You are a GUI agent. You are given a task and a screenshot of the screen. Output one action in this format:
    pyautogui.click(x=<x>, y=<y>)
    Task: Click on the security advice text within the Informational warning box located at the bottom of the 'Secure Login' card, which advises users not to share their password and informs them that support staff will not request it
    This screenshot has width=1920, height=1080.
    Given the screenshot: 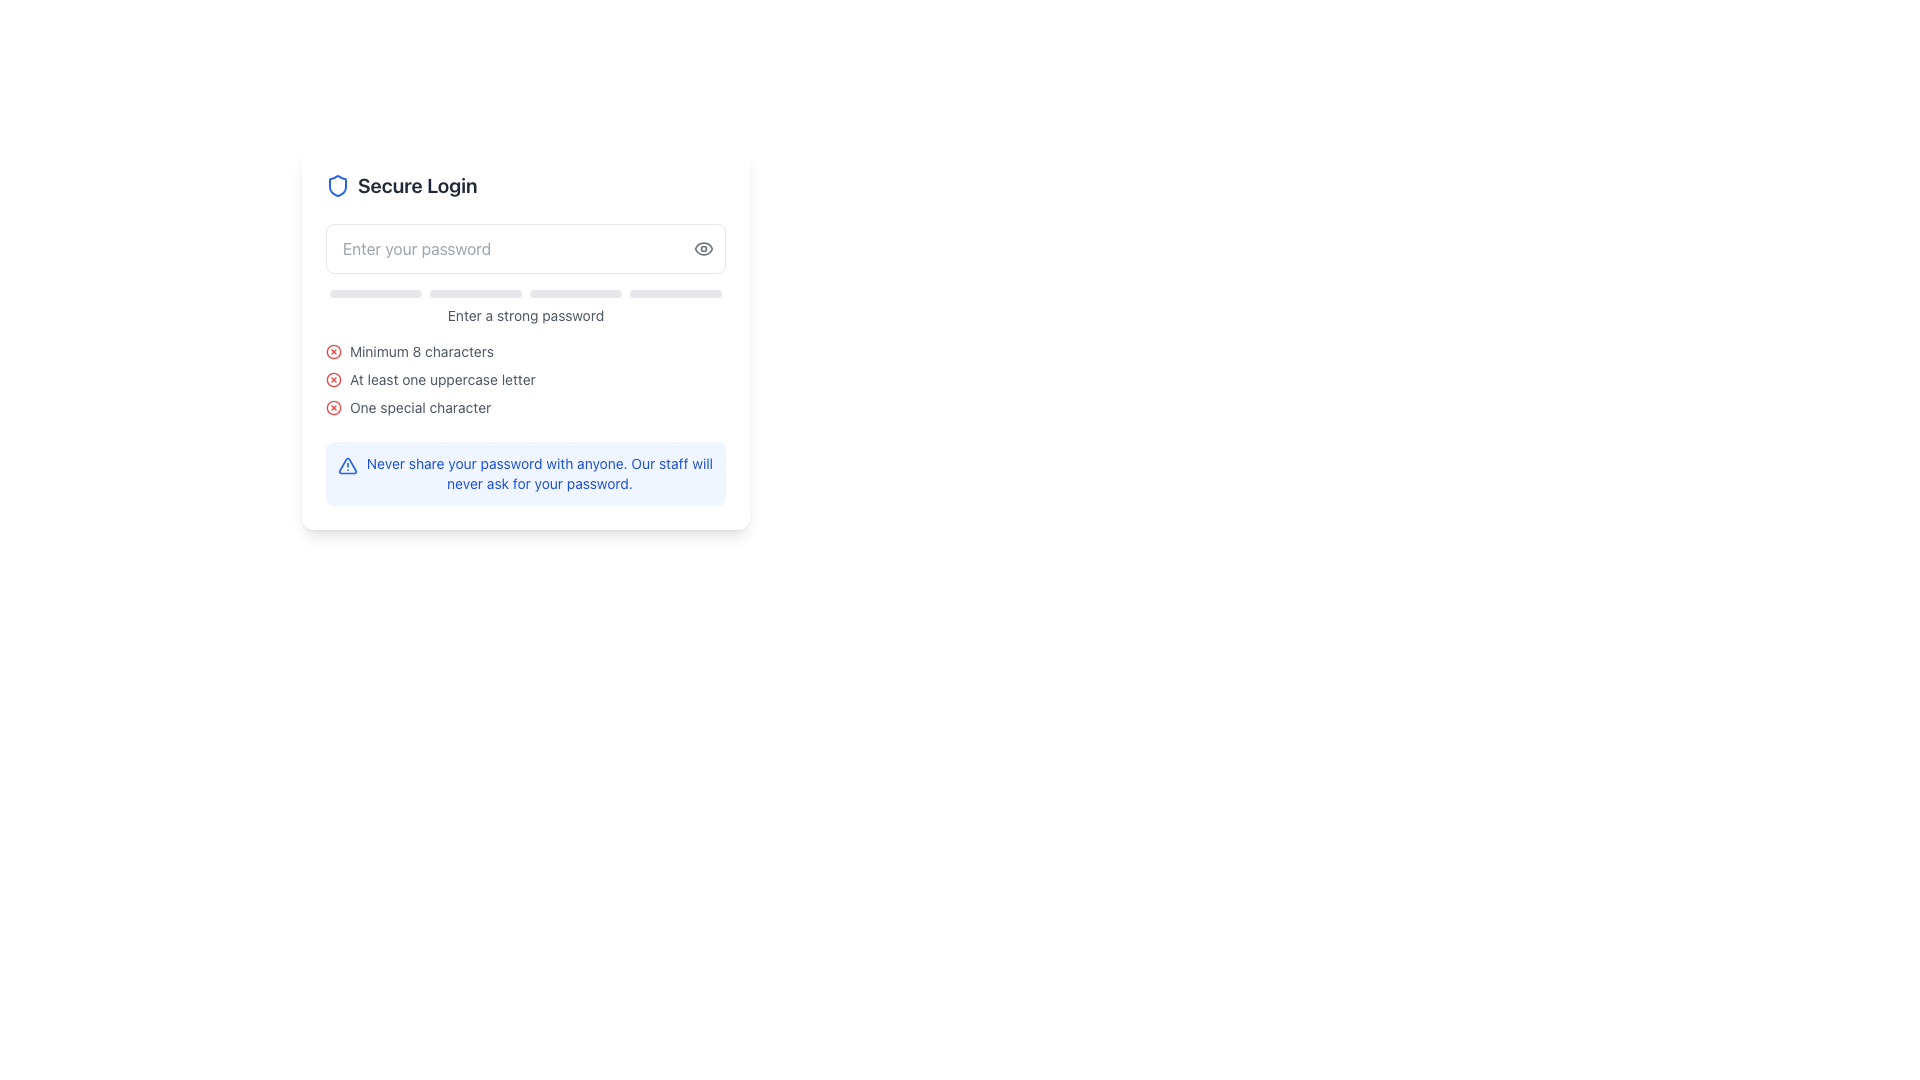 What is the action you would take?
    pyautogui.click(x=526, y=474)
    